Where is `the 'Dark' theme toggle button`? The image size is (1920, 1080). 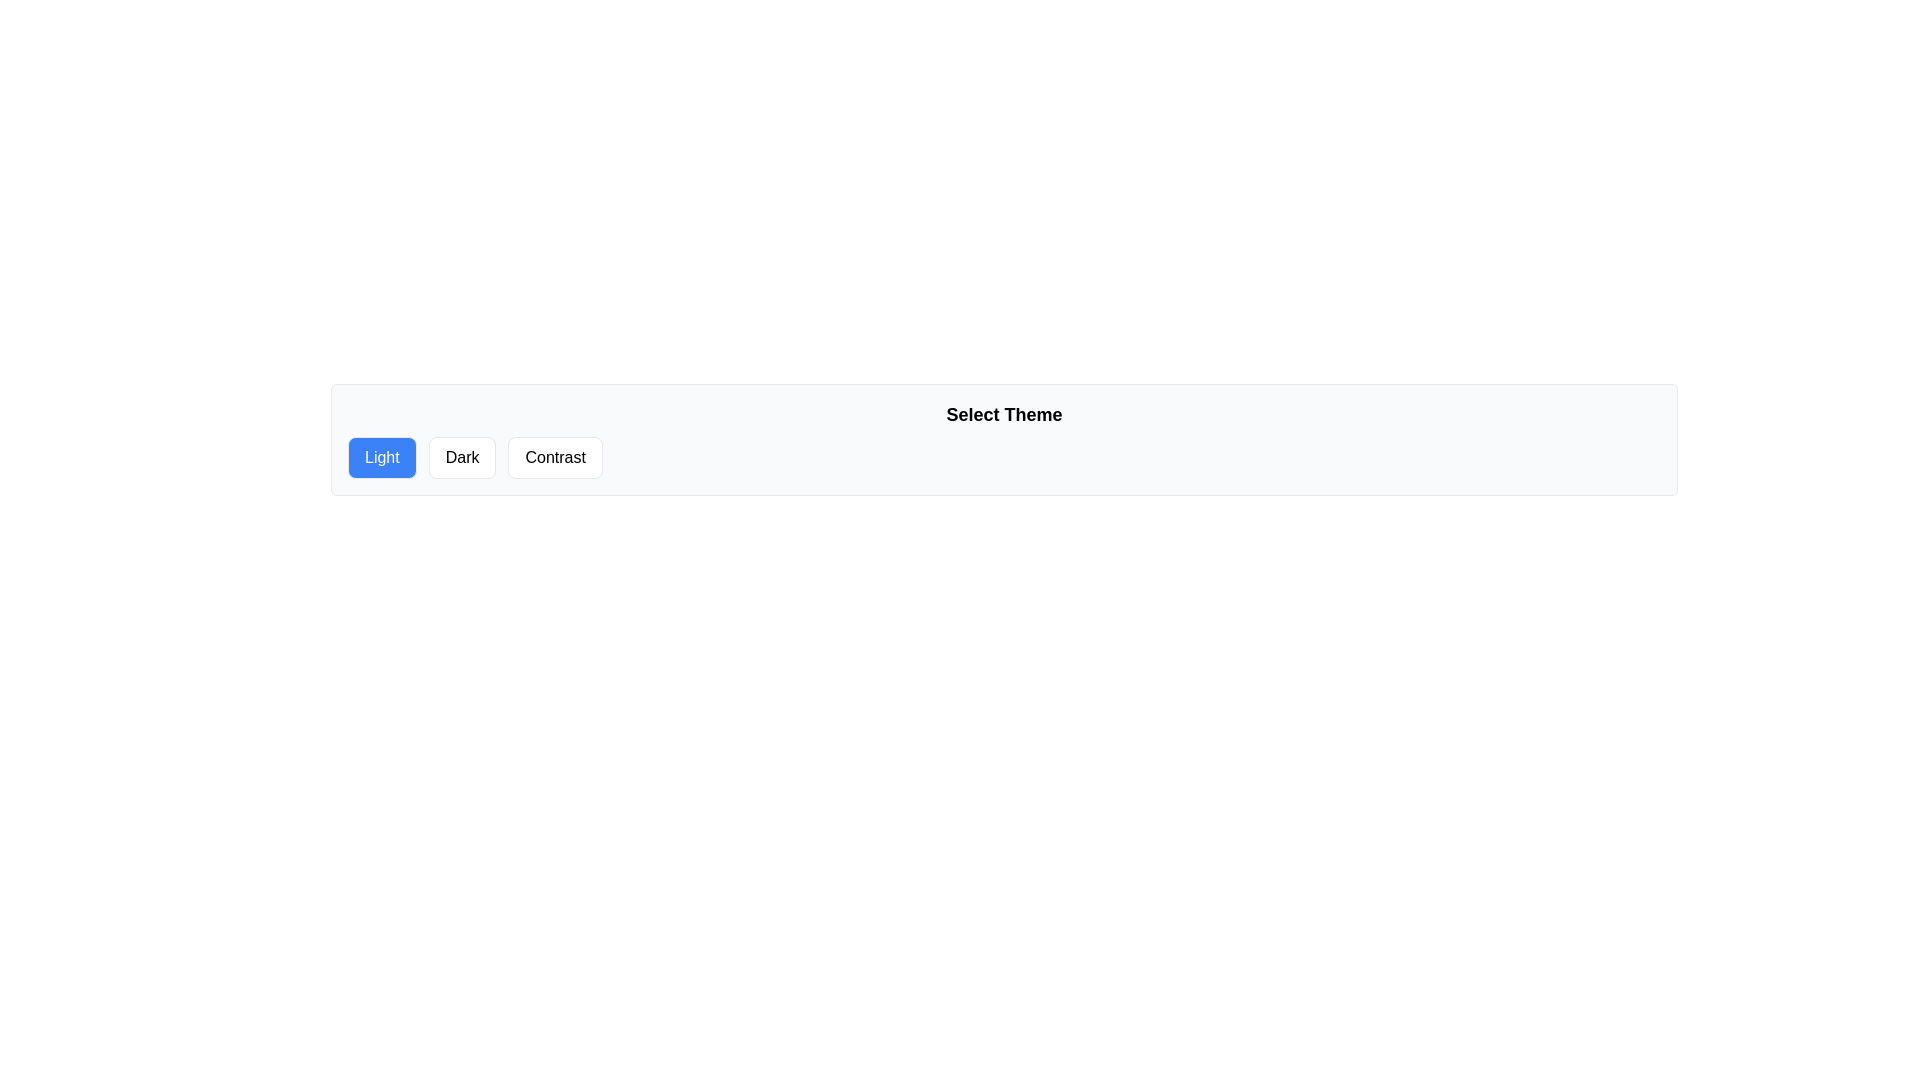 the 'Dark' theme toggle button is located at coordinates (461, 458).